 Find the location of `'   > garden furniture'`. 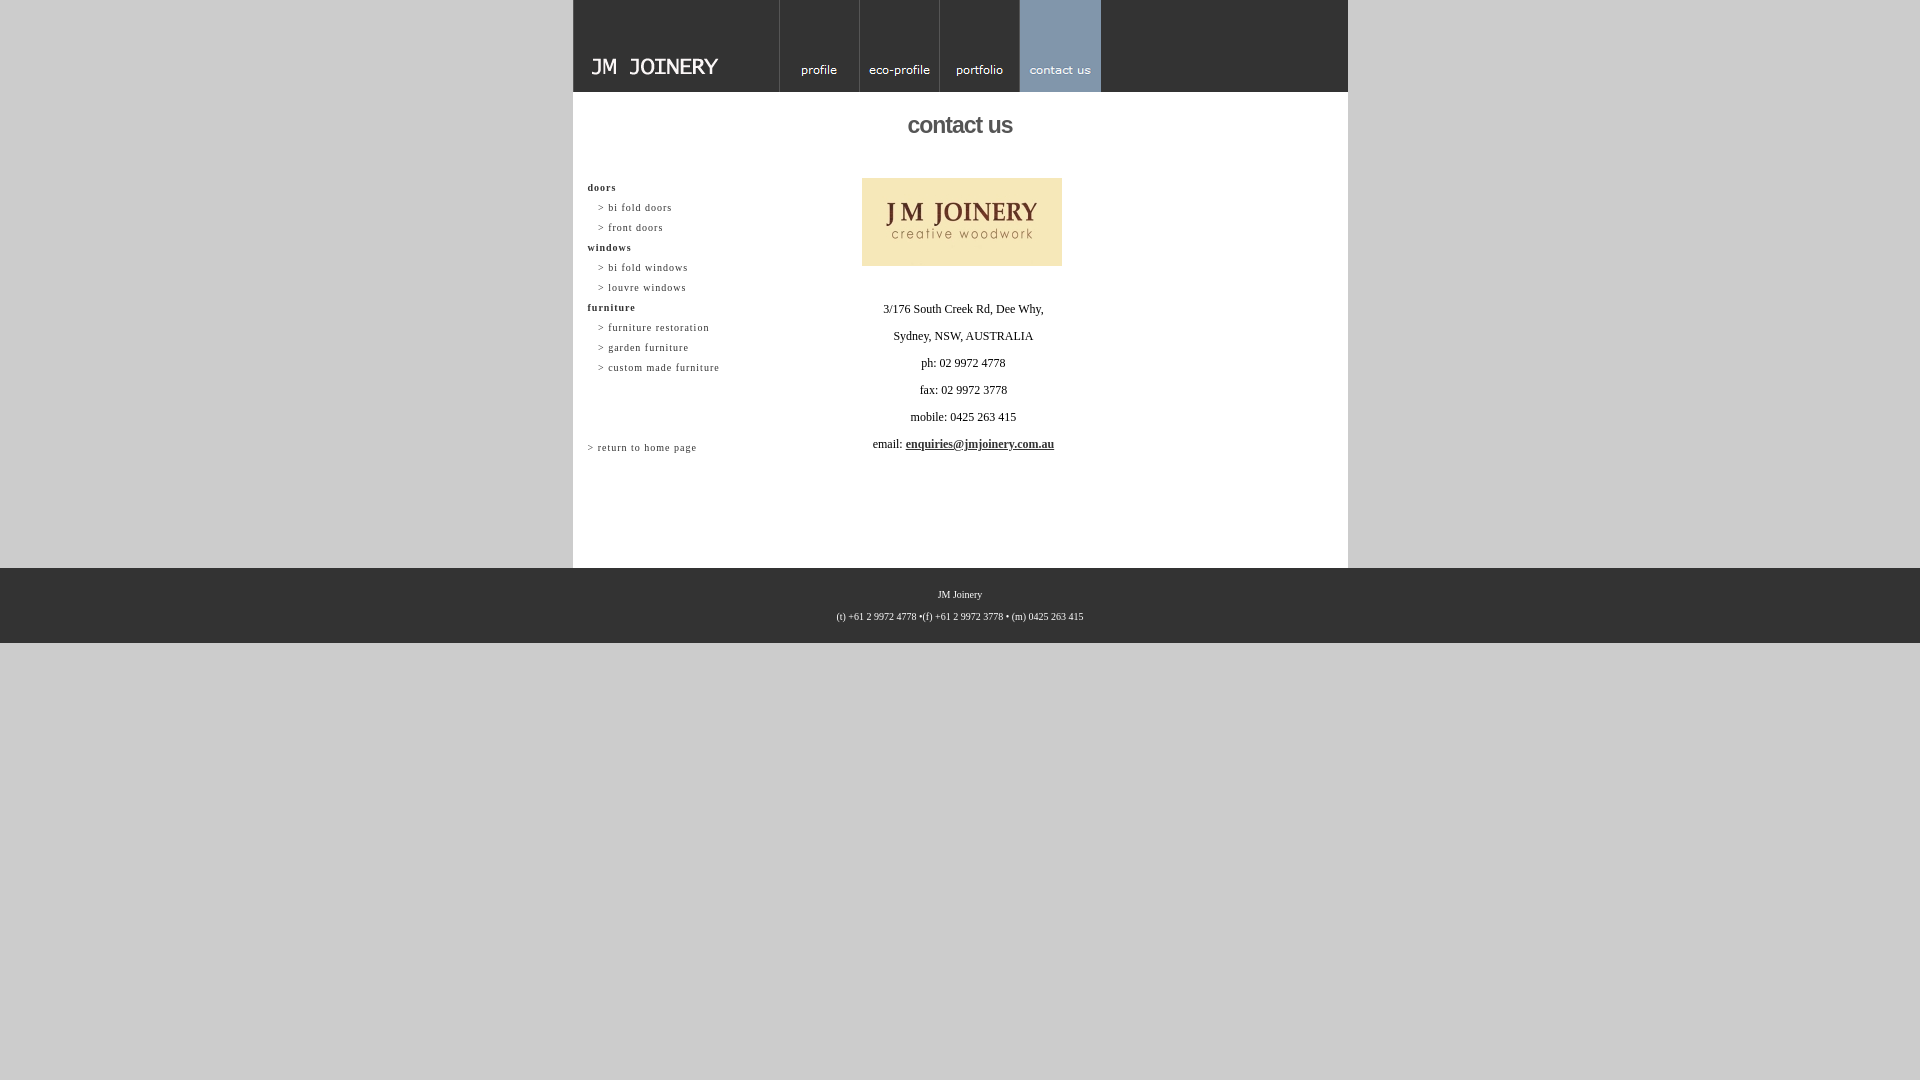

'   > garden furniture' is located at coordinates (667, 346).